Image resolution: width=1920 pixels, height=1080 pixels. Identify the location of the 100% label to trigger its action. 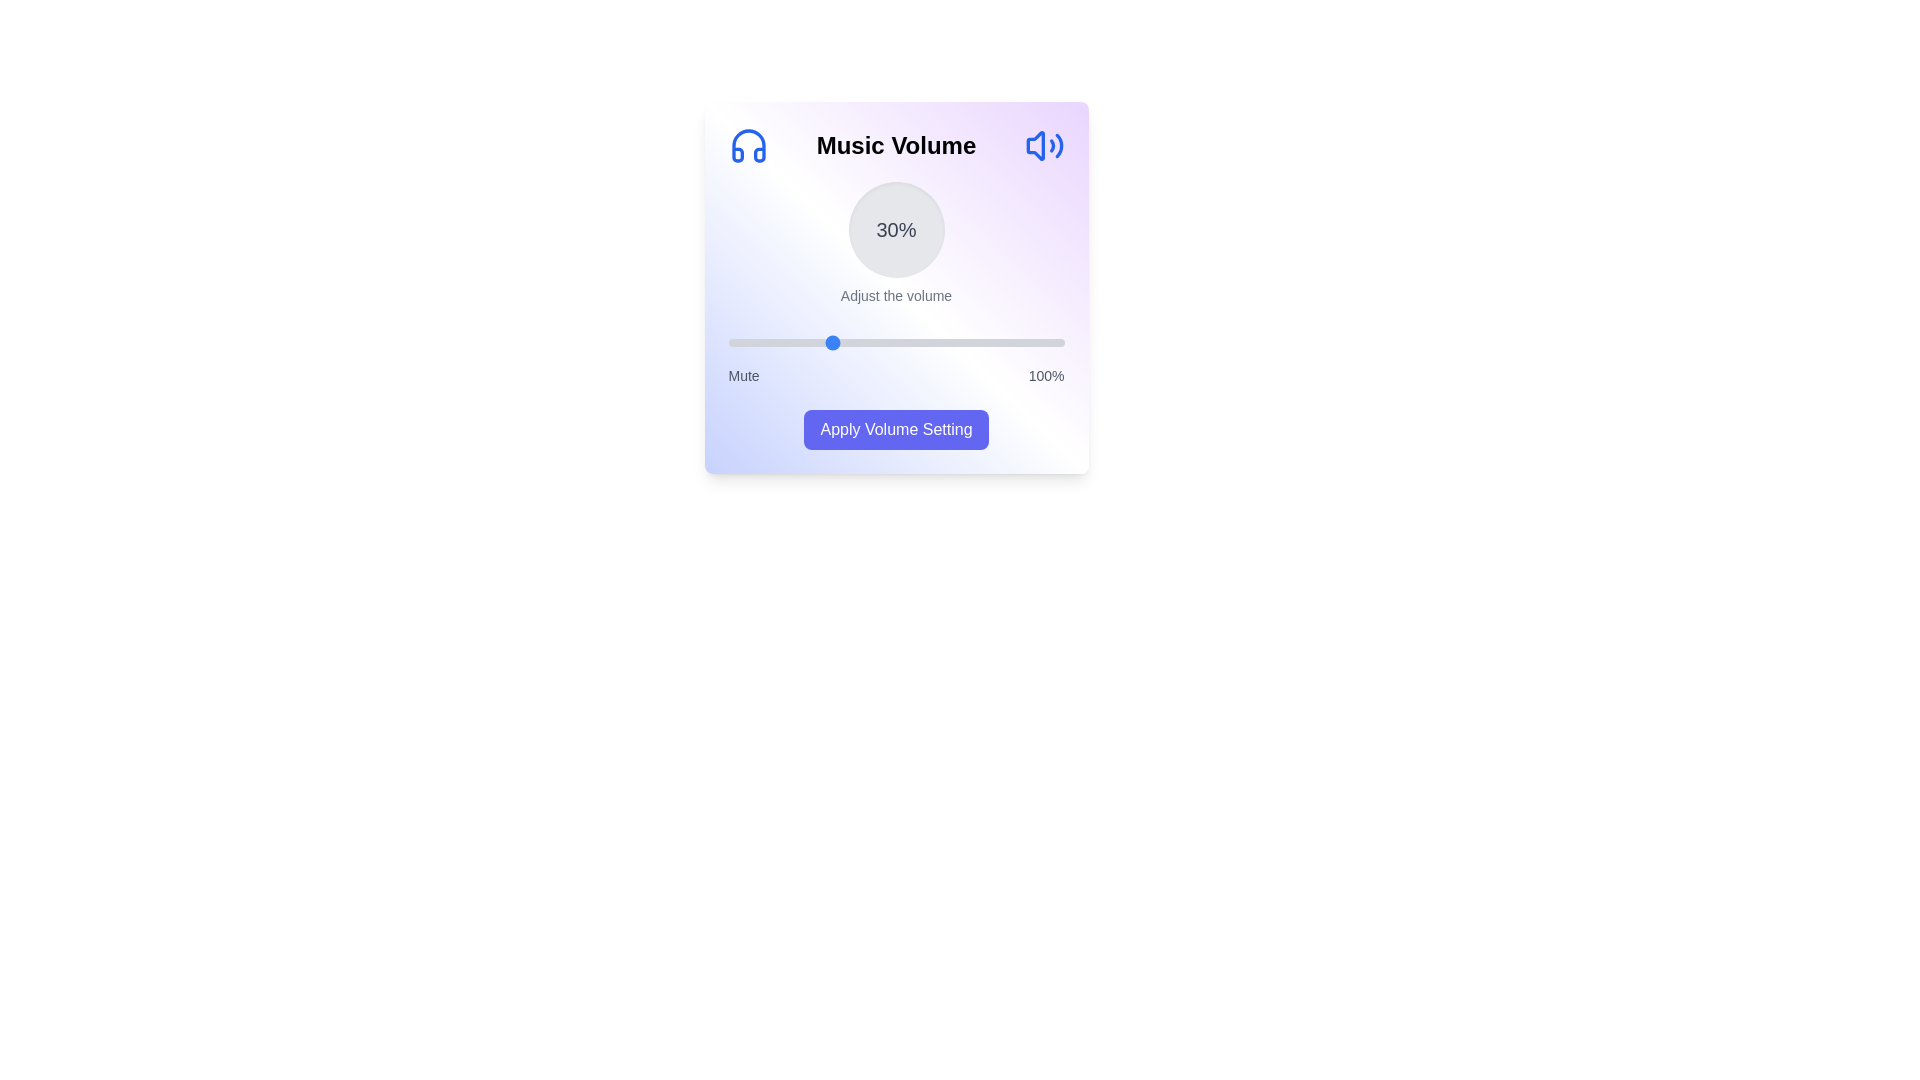
(1045, 375).